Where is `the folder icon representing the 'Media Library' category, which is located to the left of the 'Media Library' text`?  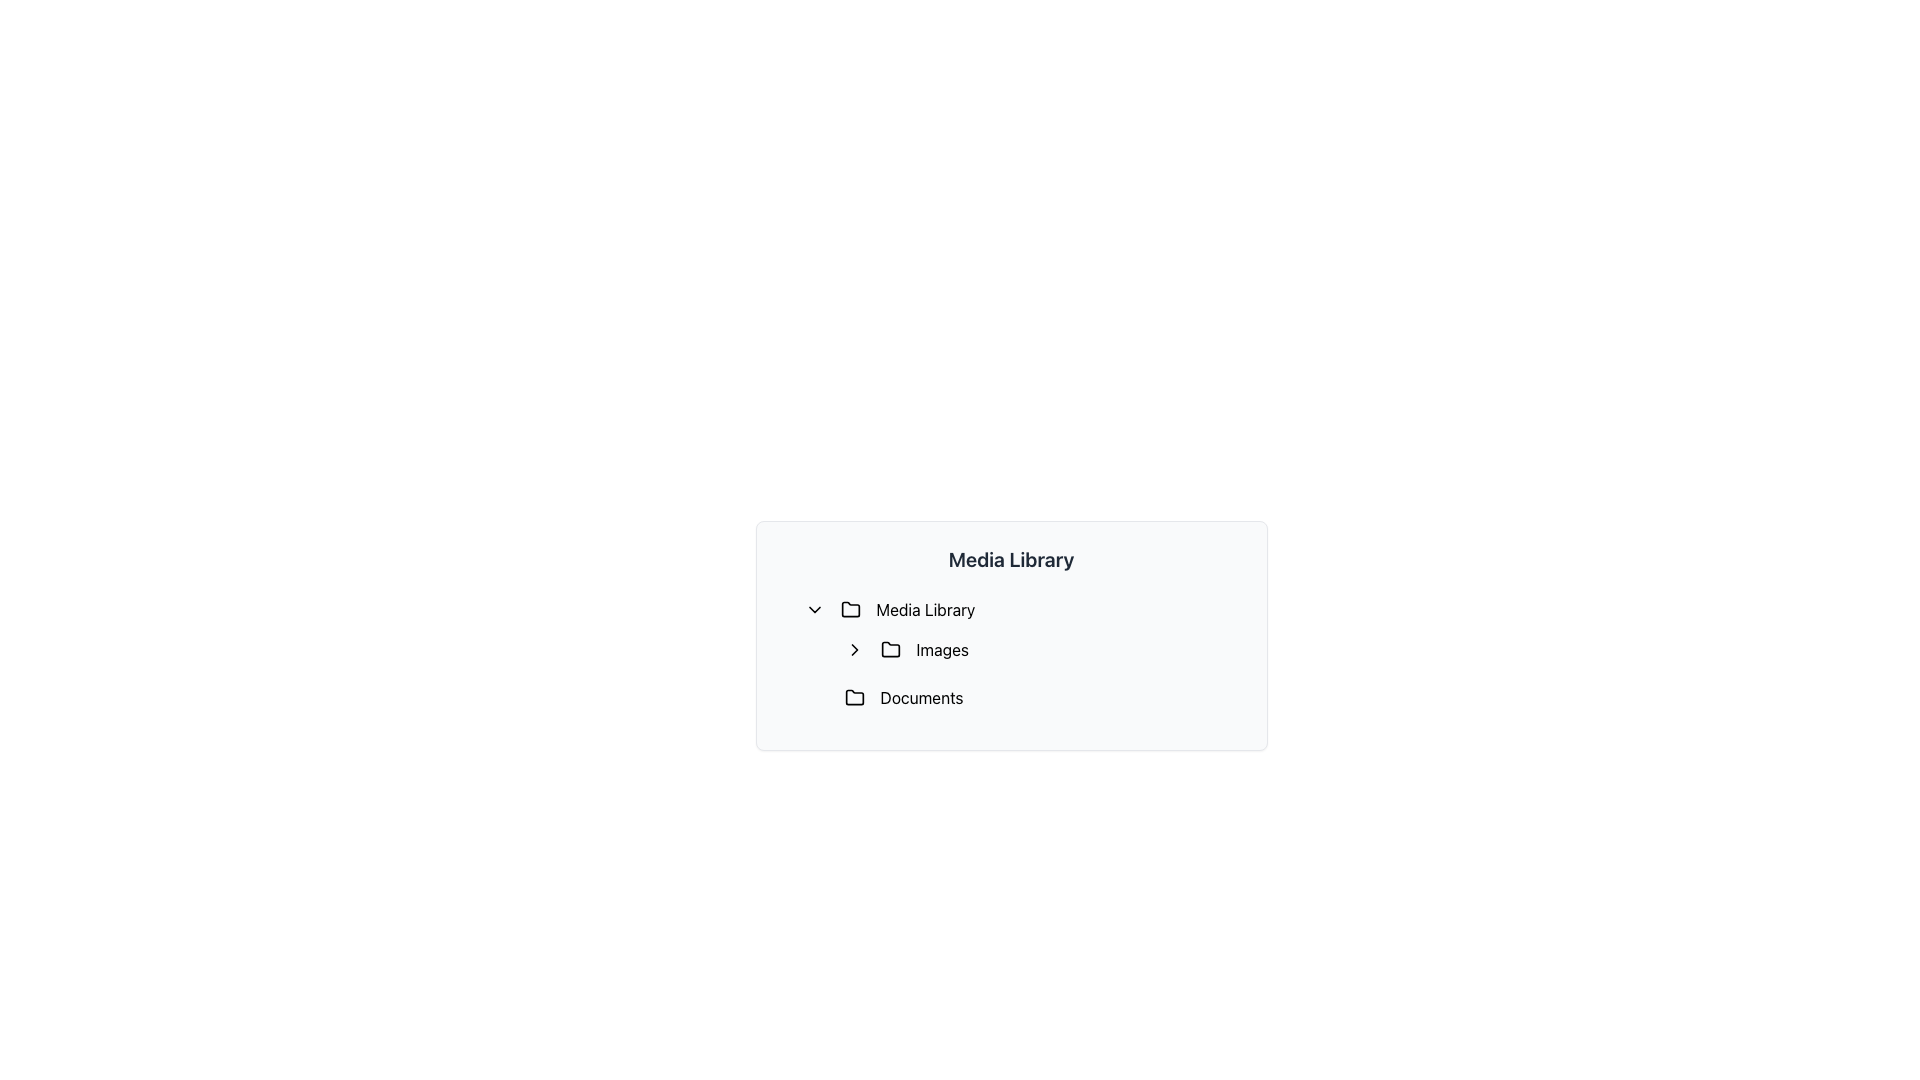 the folder icon representing the 'Media Library' category, which is located to the left of the 'Media Library' text is located at coordinates (850, 608).